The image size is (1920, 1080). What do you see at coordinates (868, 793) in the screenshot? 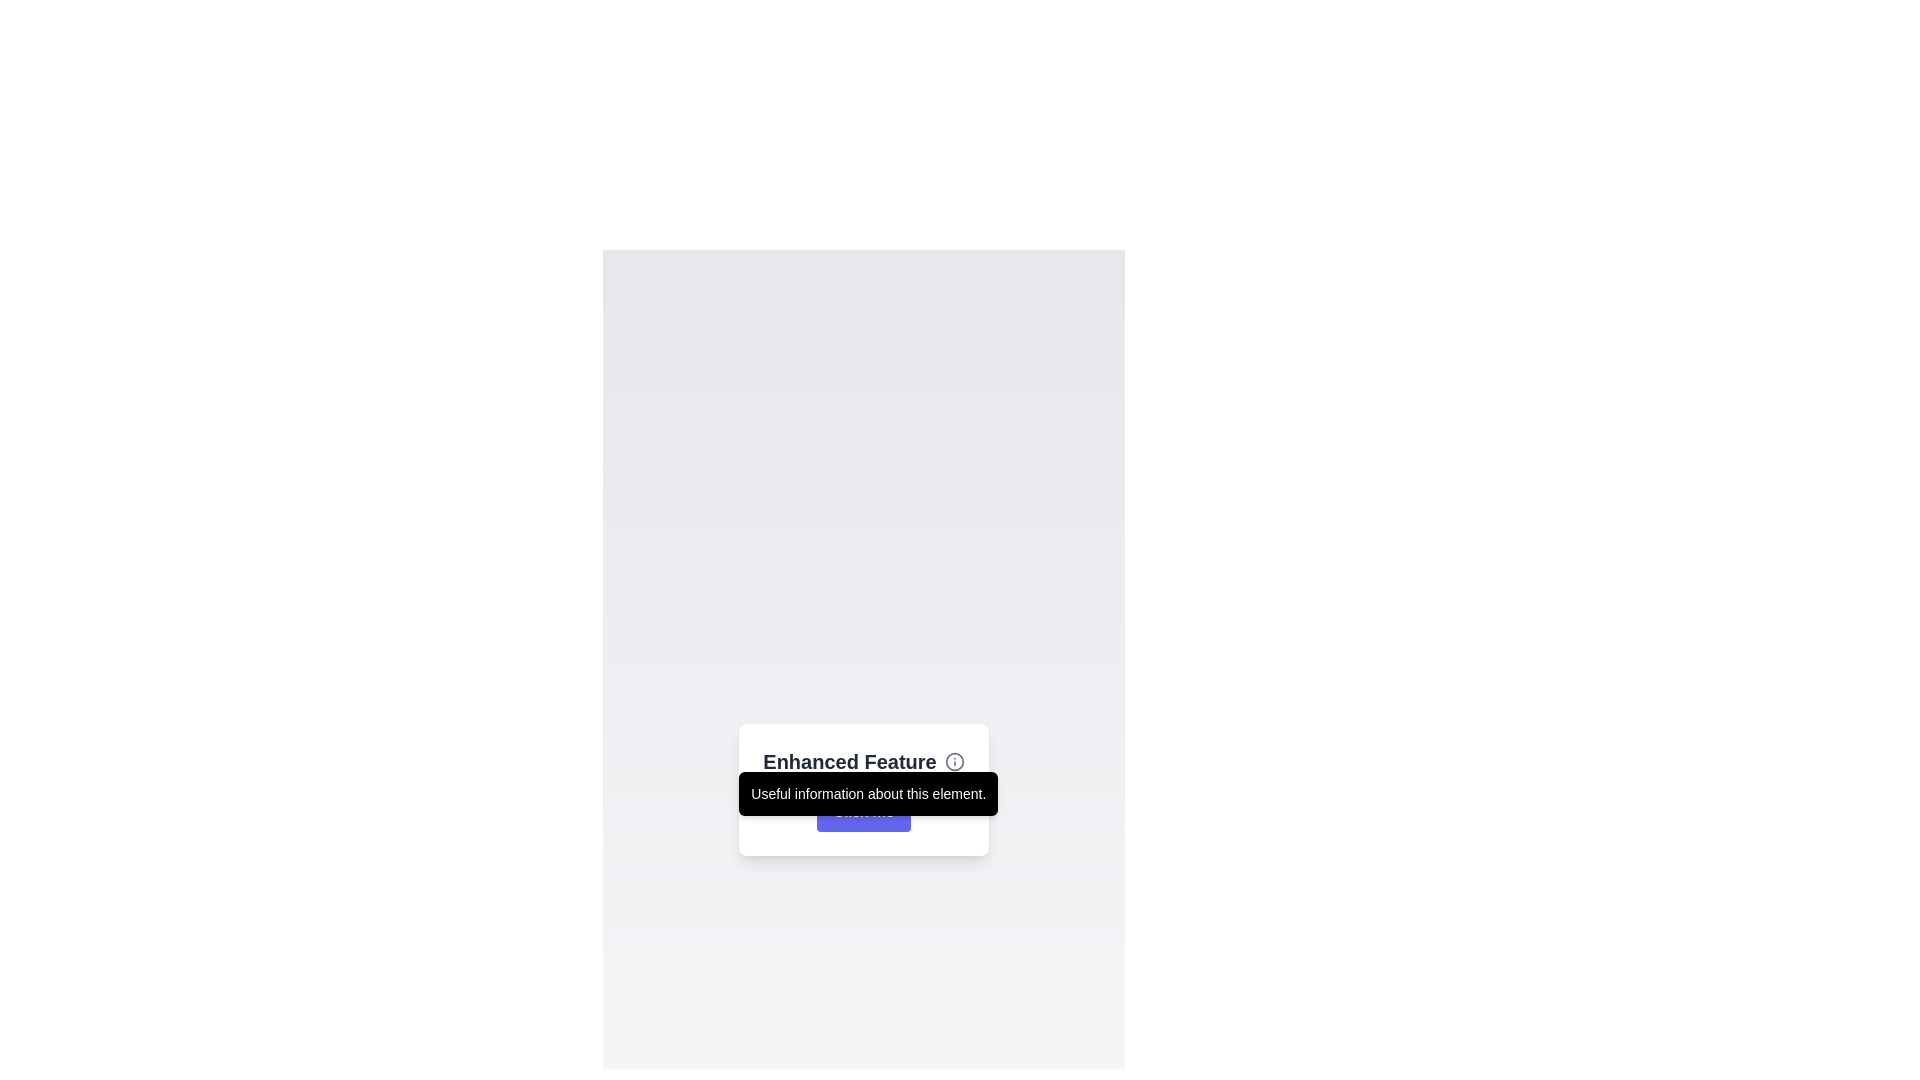
I see `the Tooltip that provides additional information related to the 'Enhanced Feature' component, which is positioned below the header text and information icon` at bounding box center [868, 793].